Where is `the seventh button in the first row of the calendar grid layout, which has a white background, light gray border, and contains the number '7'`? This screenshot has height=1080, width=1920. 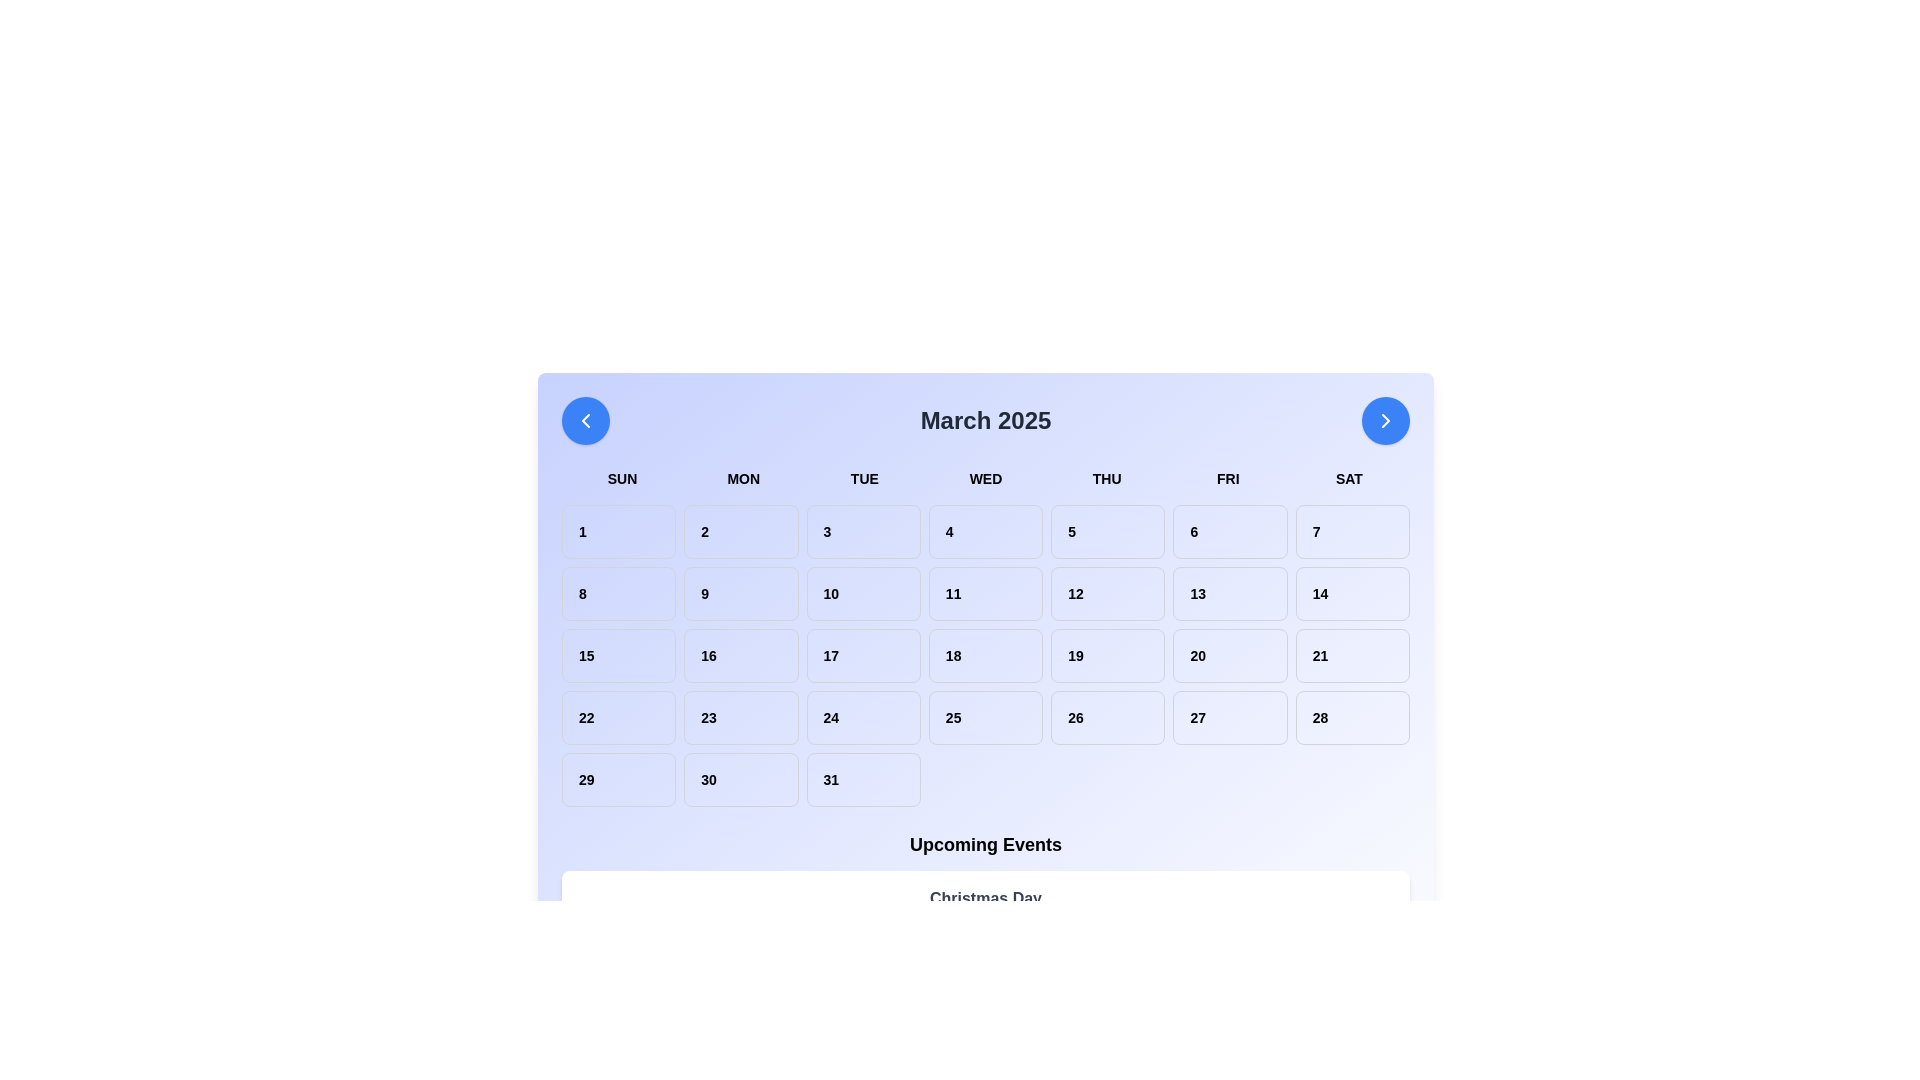
the seventh button in the first row of the calendar grid layout, which has a white background, light gray border, and contains the number '7' is located at coordinates (1352, 531).